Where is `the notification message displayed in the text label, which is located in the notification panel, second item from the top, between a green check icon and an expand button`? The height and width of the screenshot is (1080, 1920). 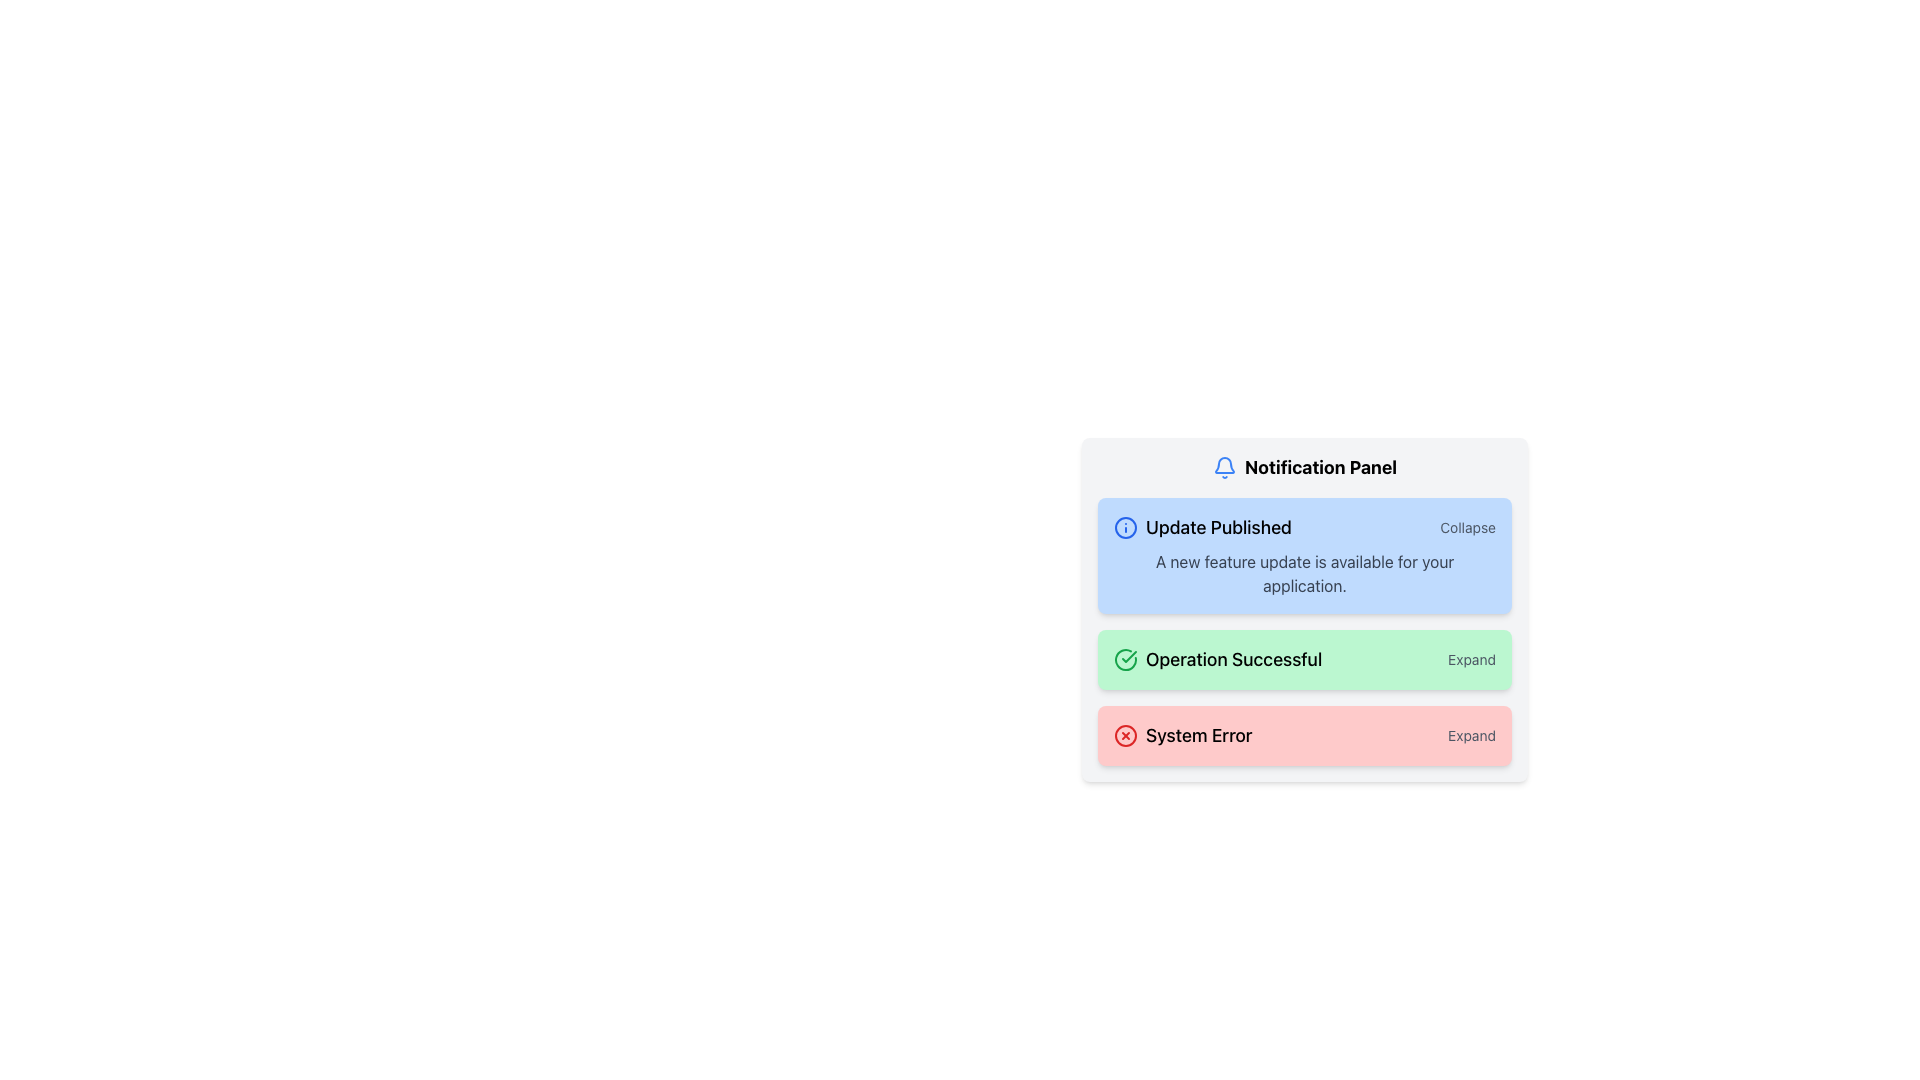 the notification message displayed in the text label, which is located in the notification panel, second item from the top, between a green check icon and an expand button is located at coordinates (1233, 659).